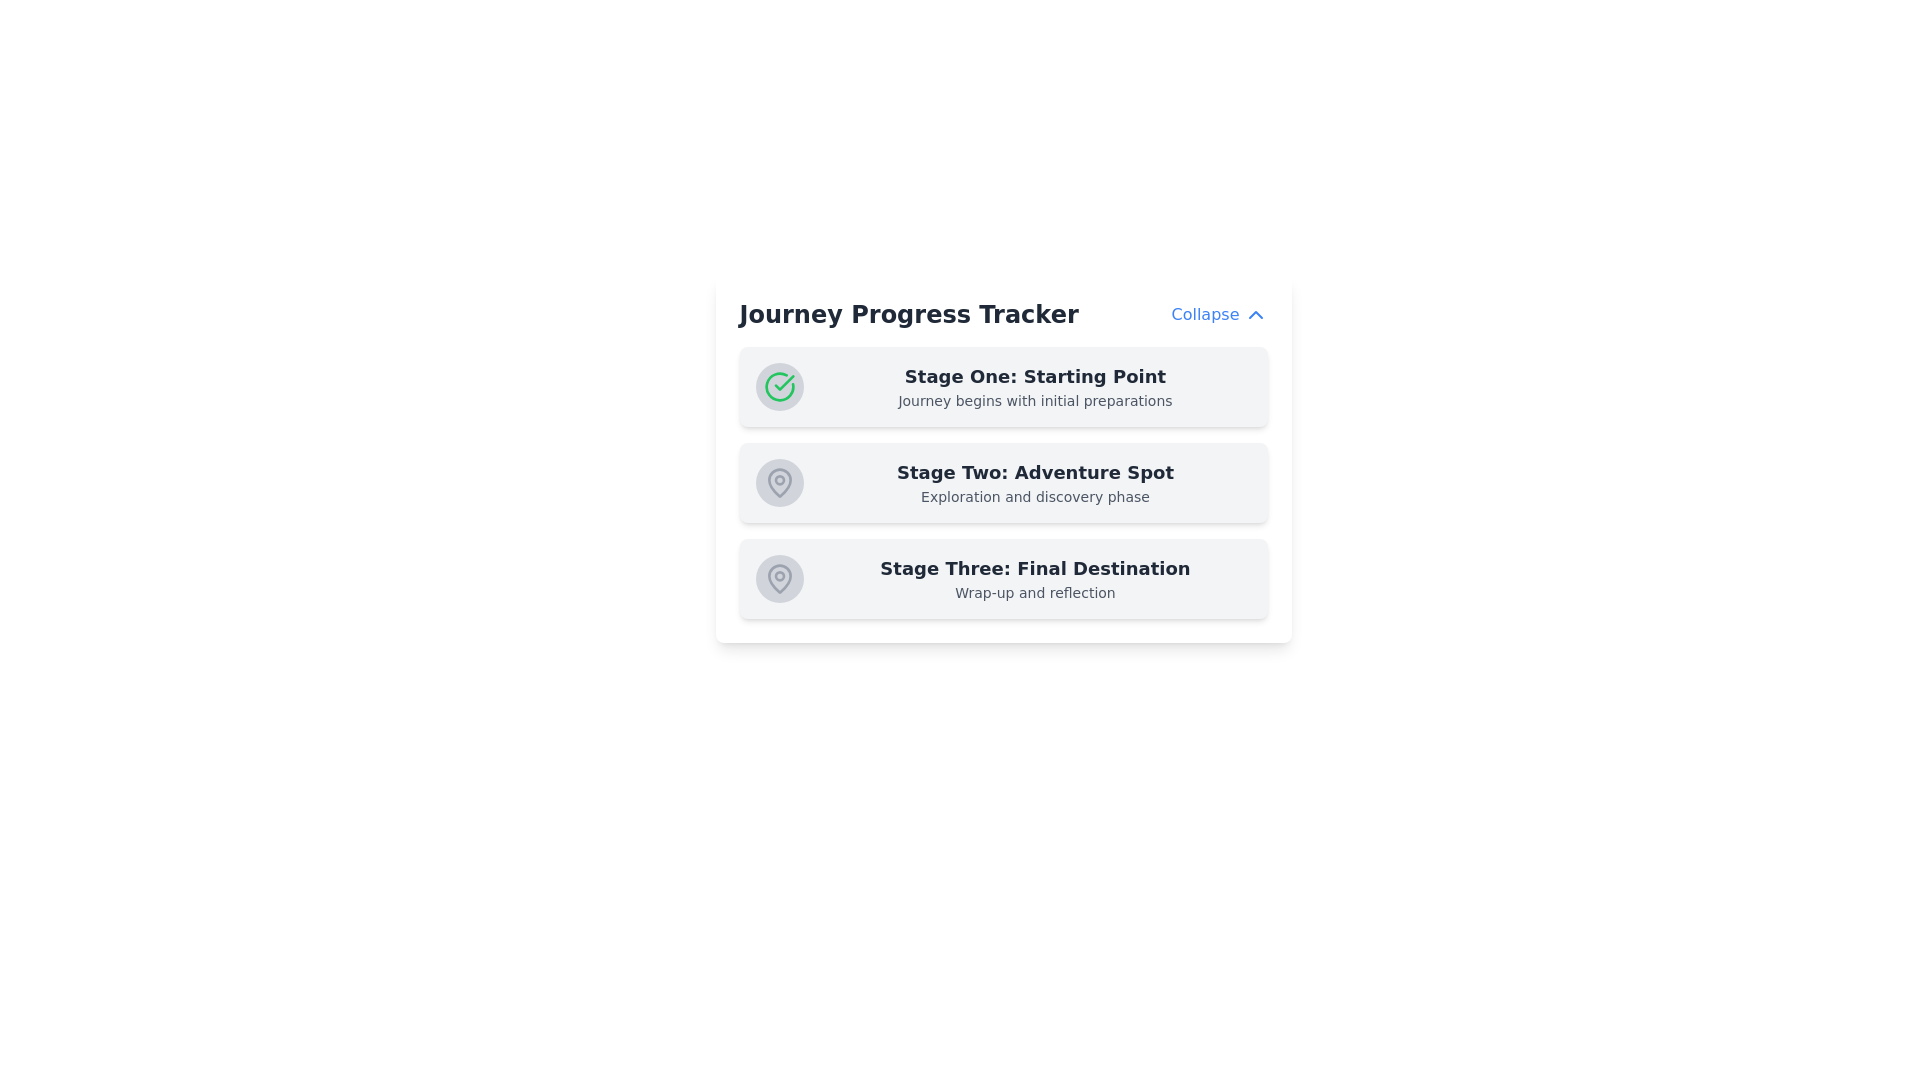  I want to click on the map pin icon within the circular button that represents the 'Stage Three: Final Destination' in the vertically stacked progress tracker, so click(778, 578).